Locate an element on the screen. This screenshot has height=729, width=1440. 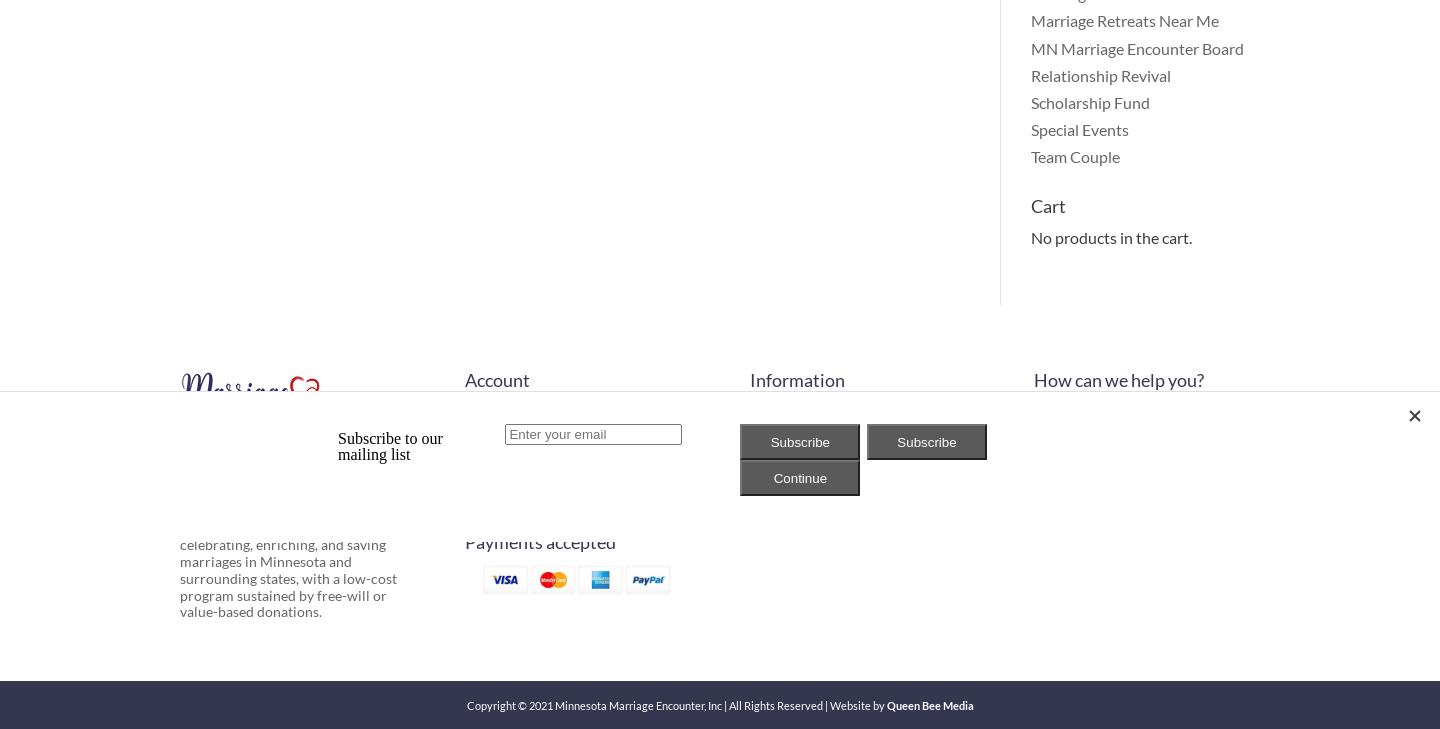
'info@marriages.org' is located at coordinates (1127, 439).